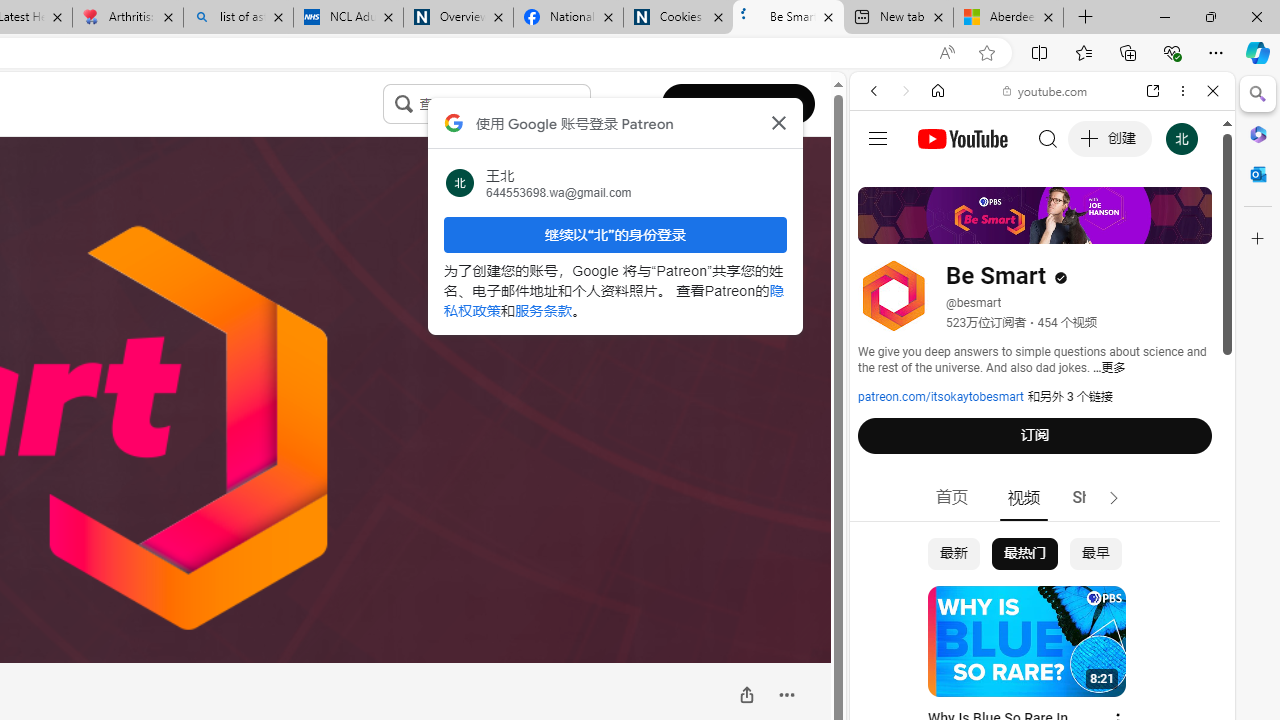 This screenshot has height=720, width=1280. I want to click on 'Class: style-scope tp-yt-iron-icon', so click(1113, 497).